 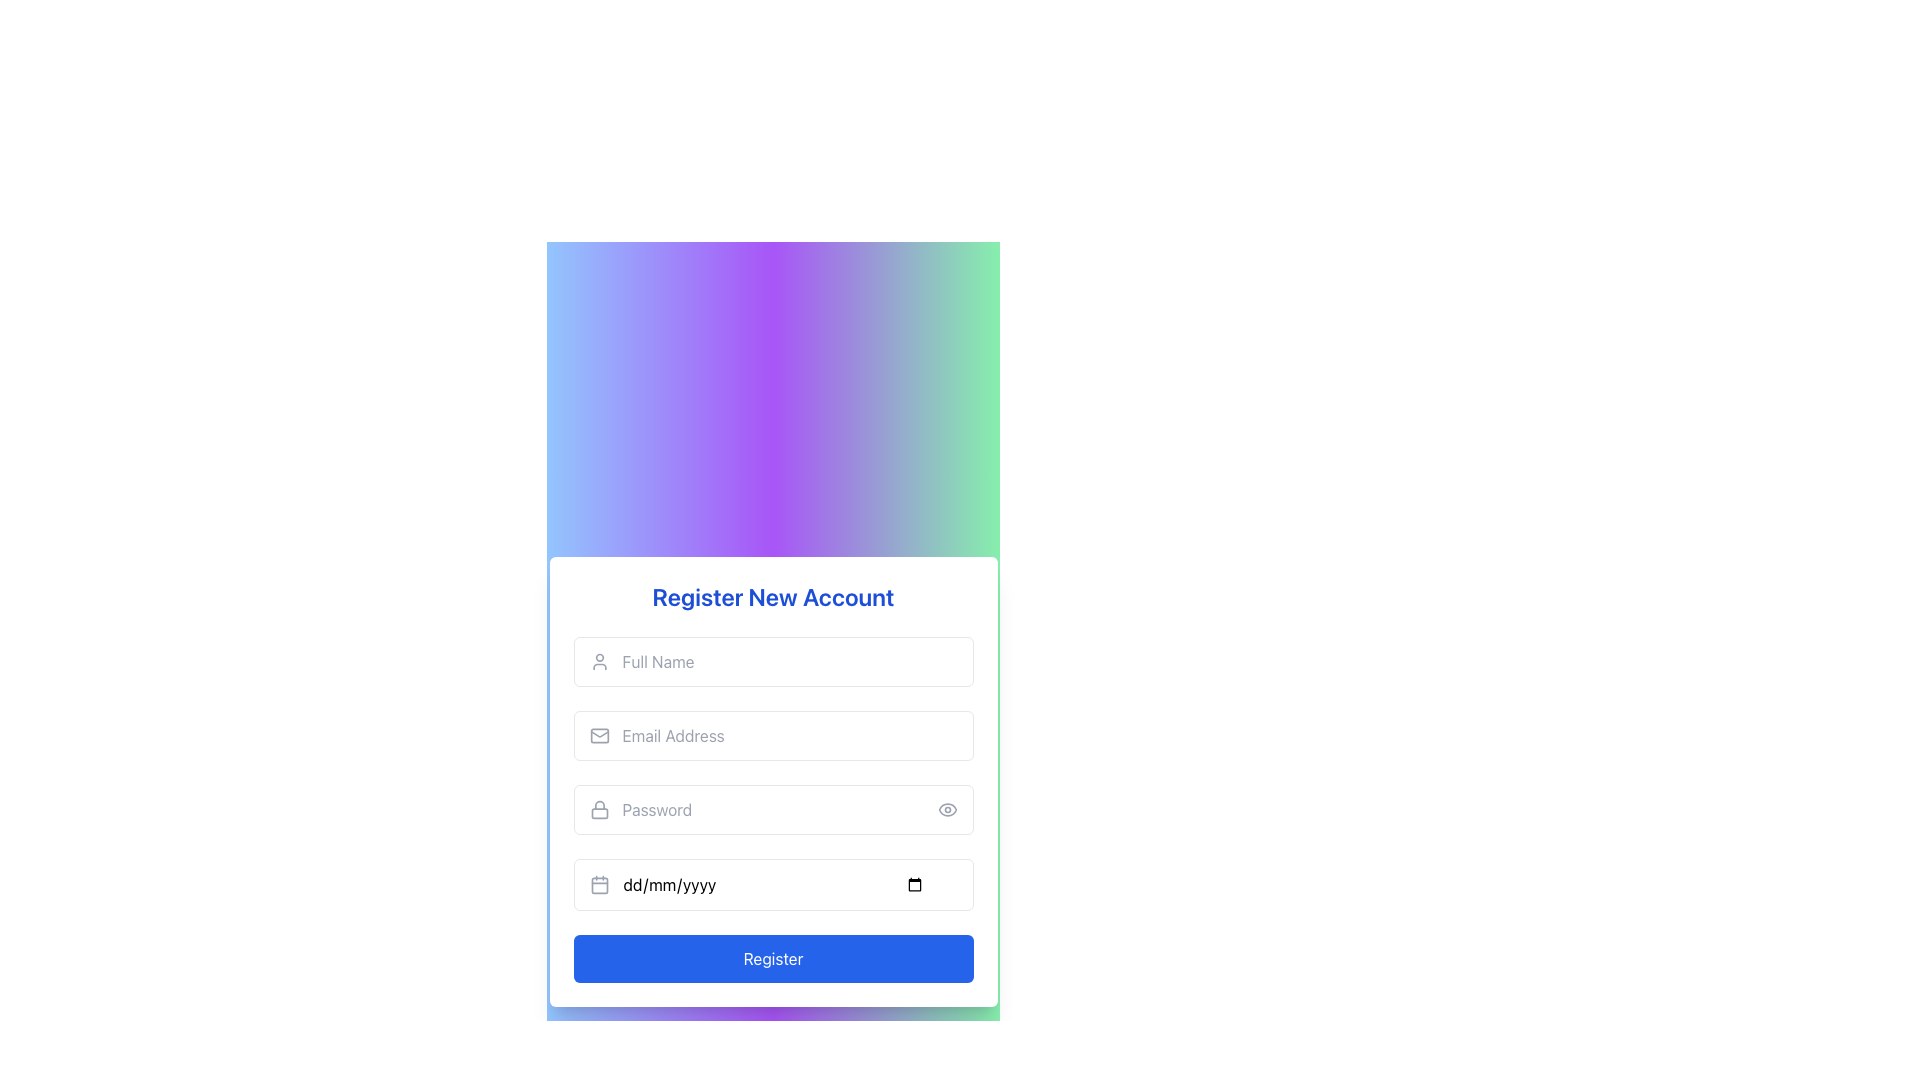 What do you see at coordinates (946, 810) in the screenshot?
I see `the button` at bounding box center [946, 810].